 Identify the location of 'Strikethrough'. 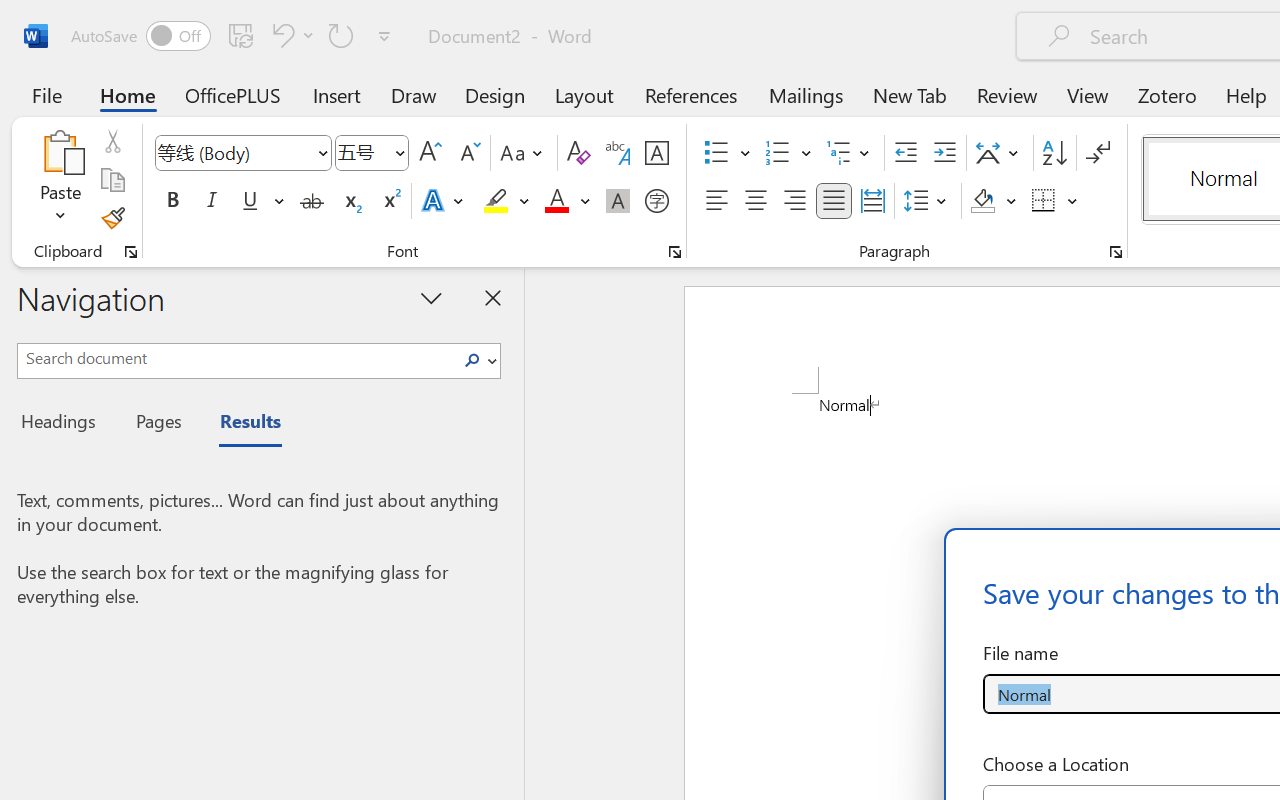
(311, 201).